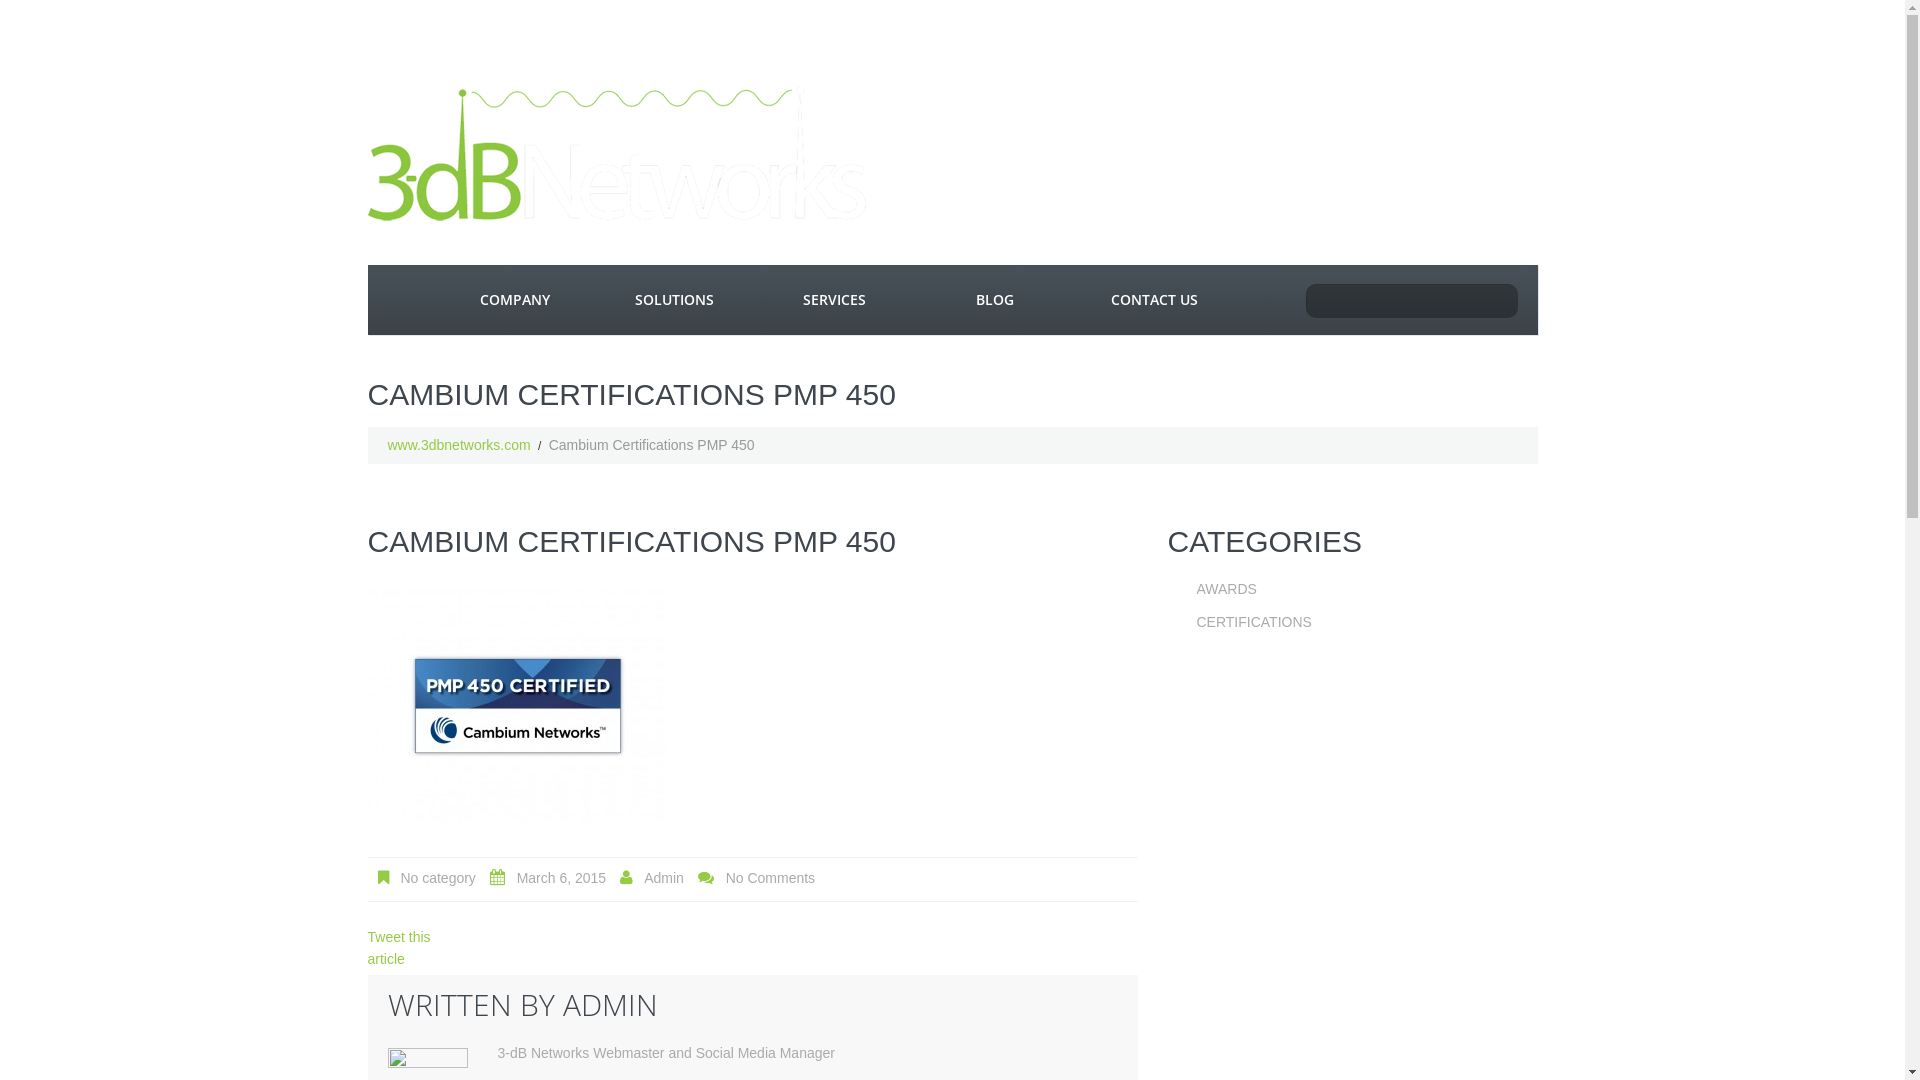 The width and height of the screenshot is (1920, 1080). I want to click on 'SOLUTIONS', so click(675, 300).